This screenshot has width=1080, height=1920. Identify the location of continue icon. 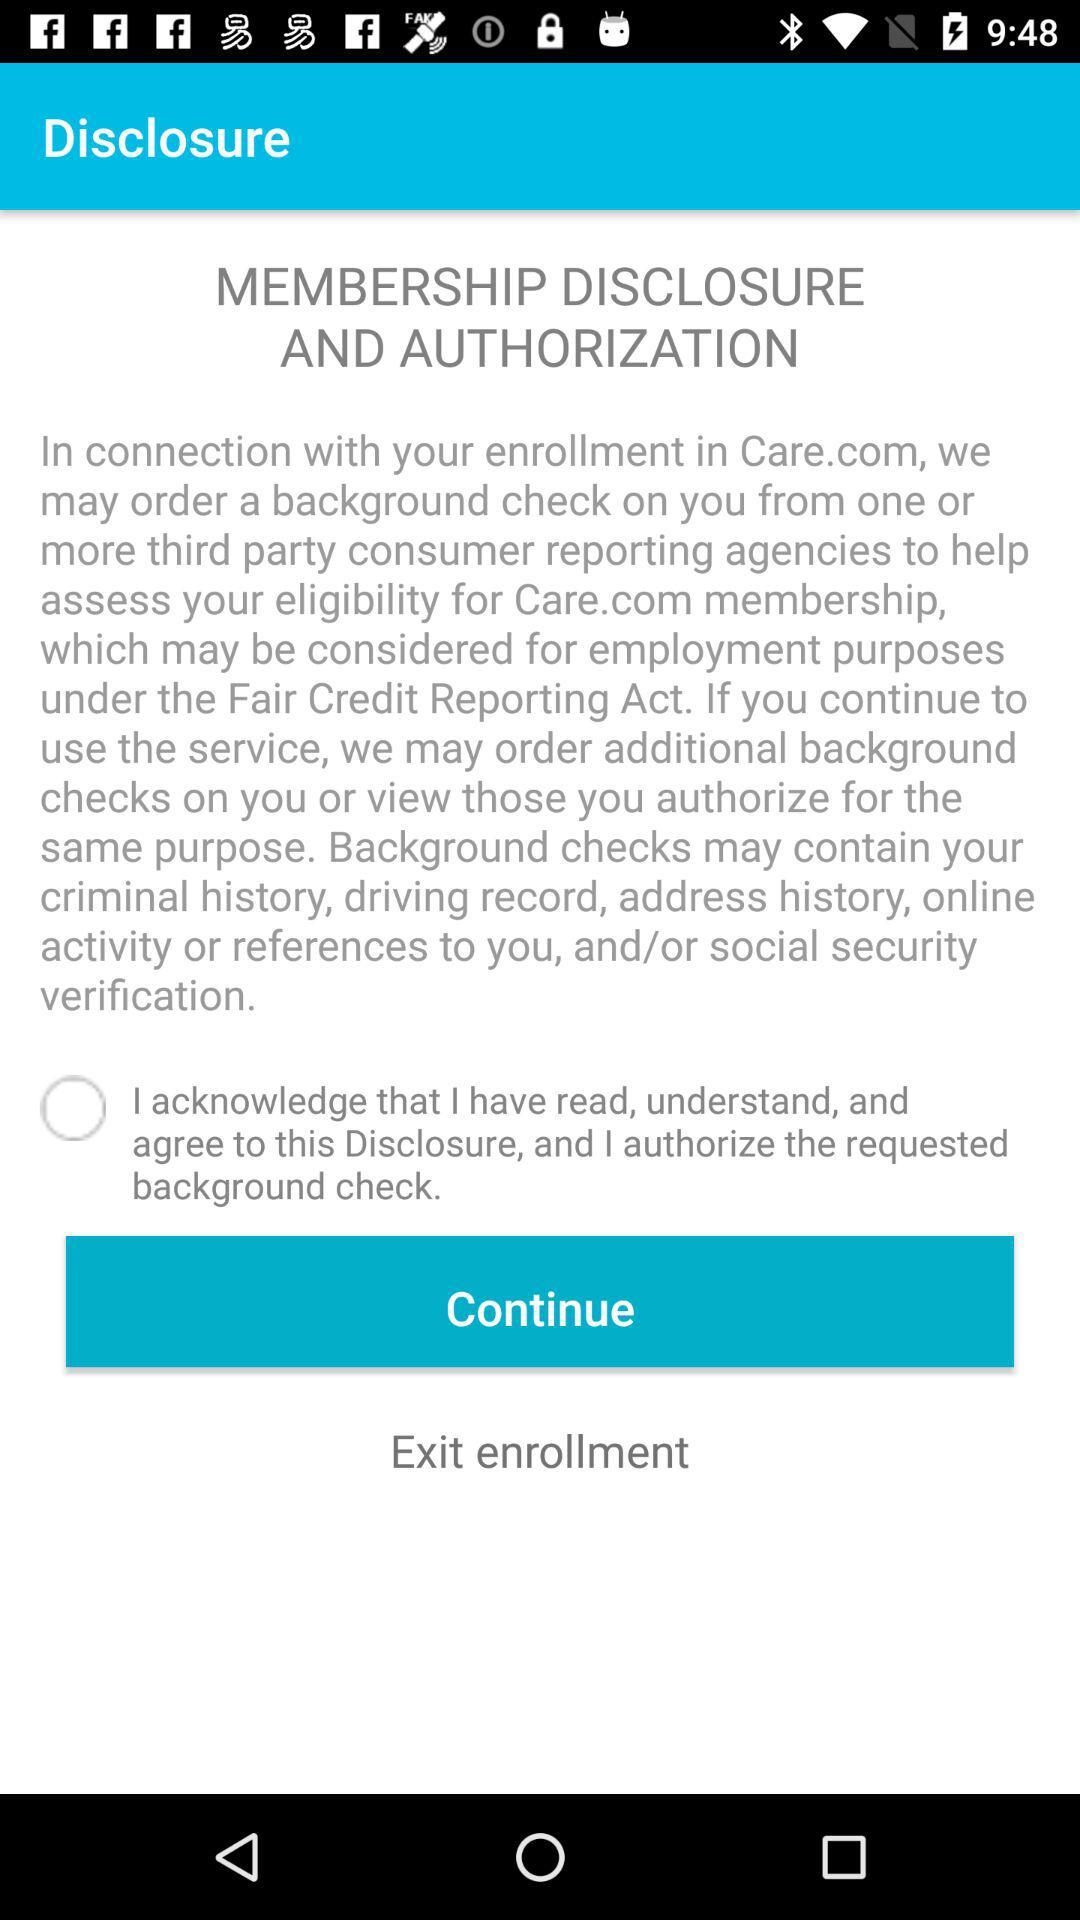
(540, 1301).